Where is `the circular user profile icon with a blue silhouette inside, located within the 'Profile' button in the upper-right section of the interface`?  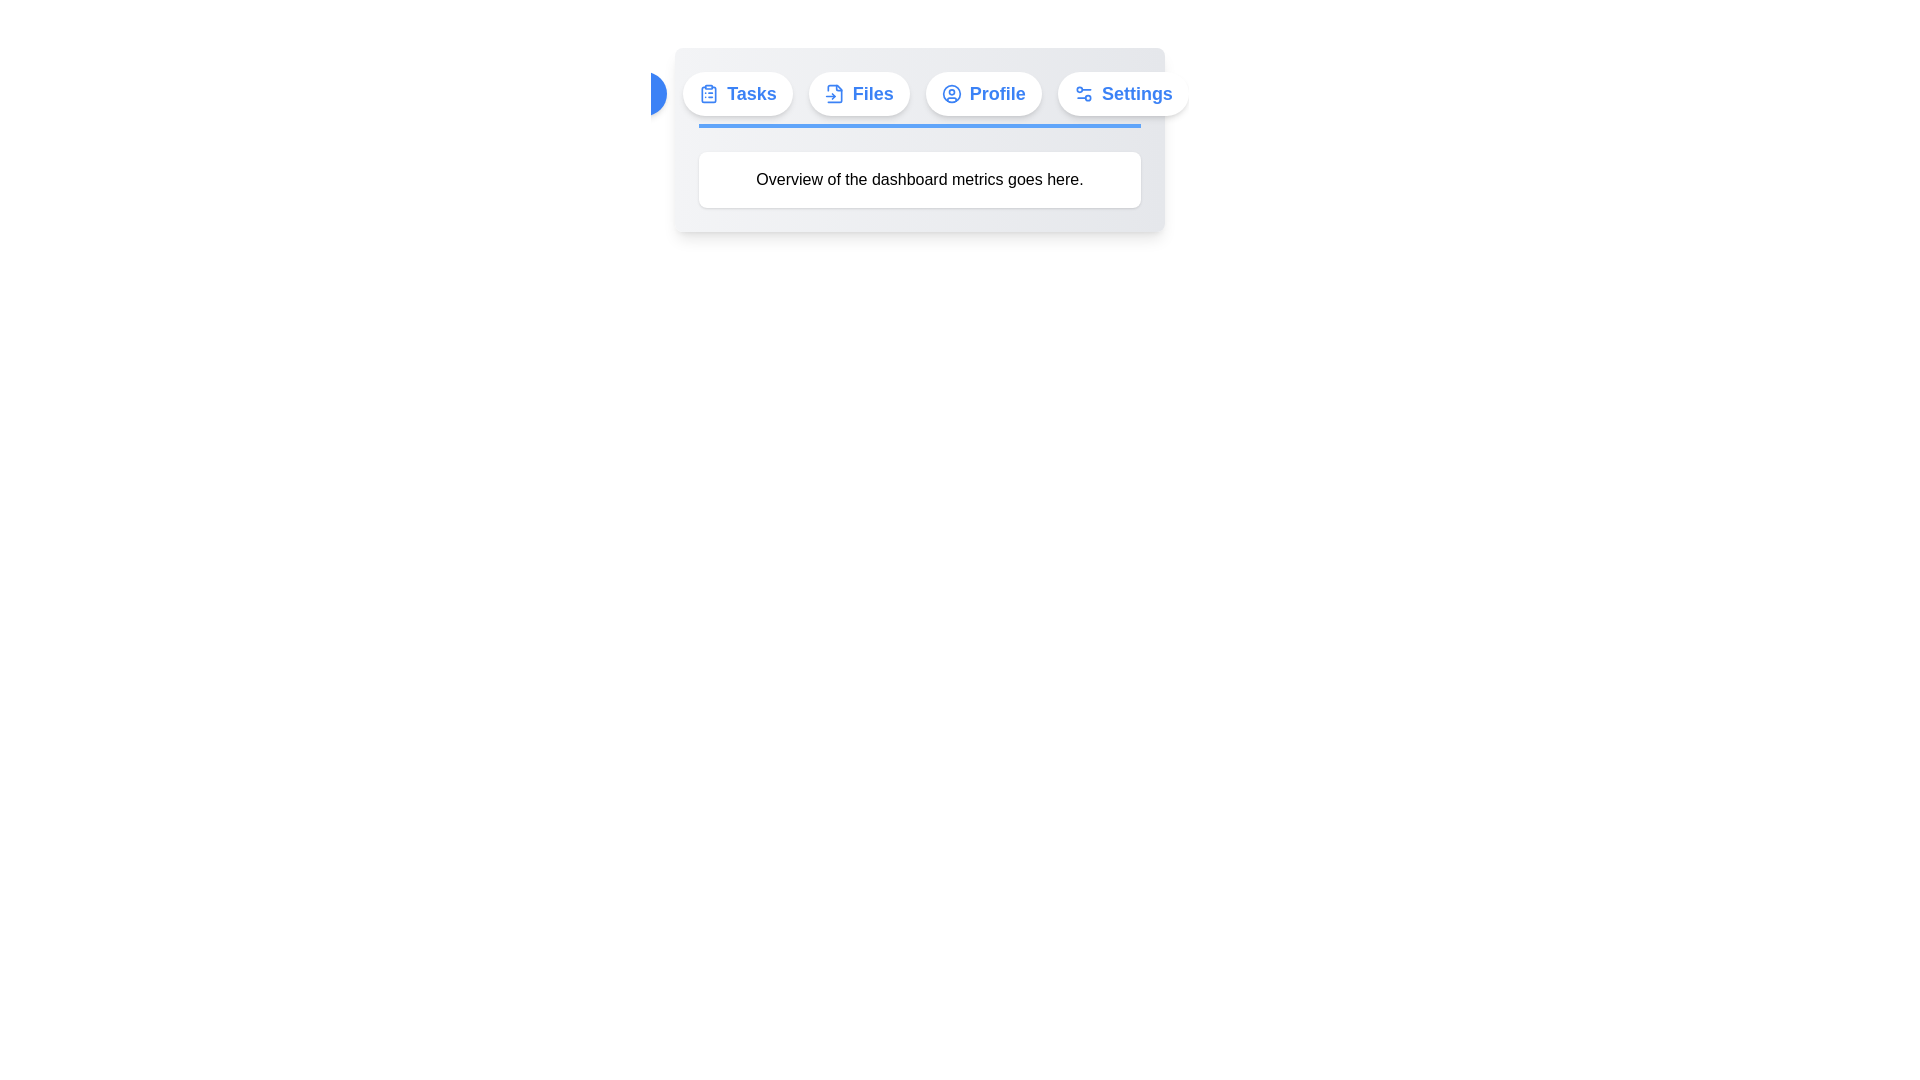 the circular user profile icon with a blue silhouette inside, located within the 'Profile' button in the upper-right section of the interface is located at coordinates (950, 93).